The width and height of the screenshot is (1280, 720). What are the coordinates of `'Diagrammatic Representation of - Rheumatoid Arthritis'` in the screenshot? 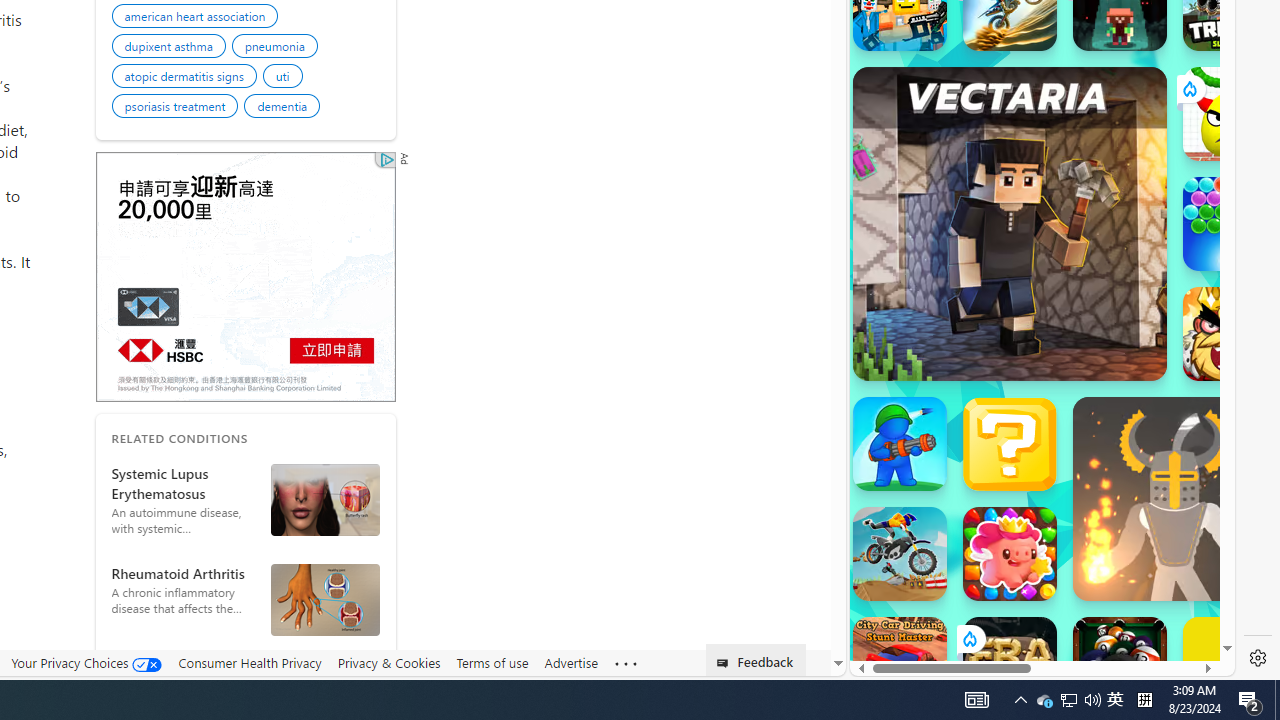 It's located at (325, 598).